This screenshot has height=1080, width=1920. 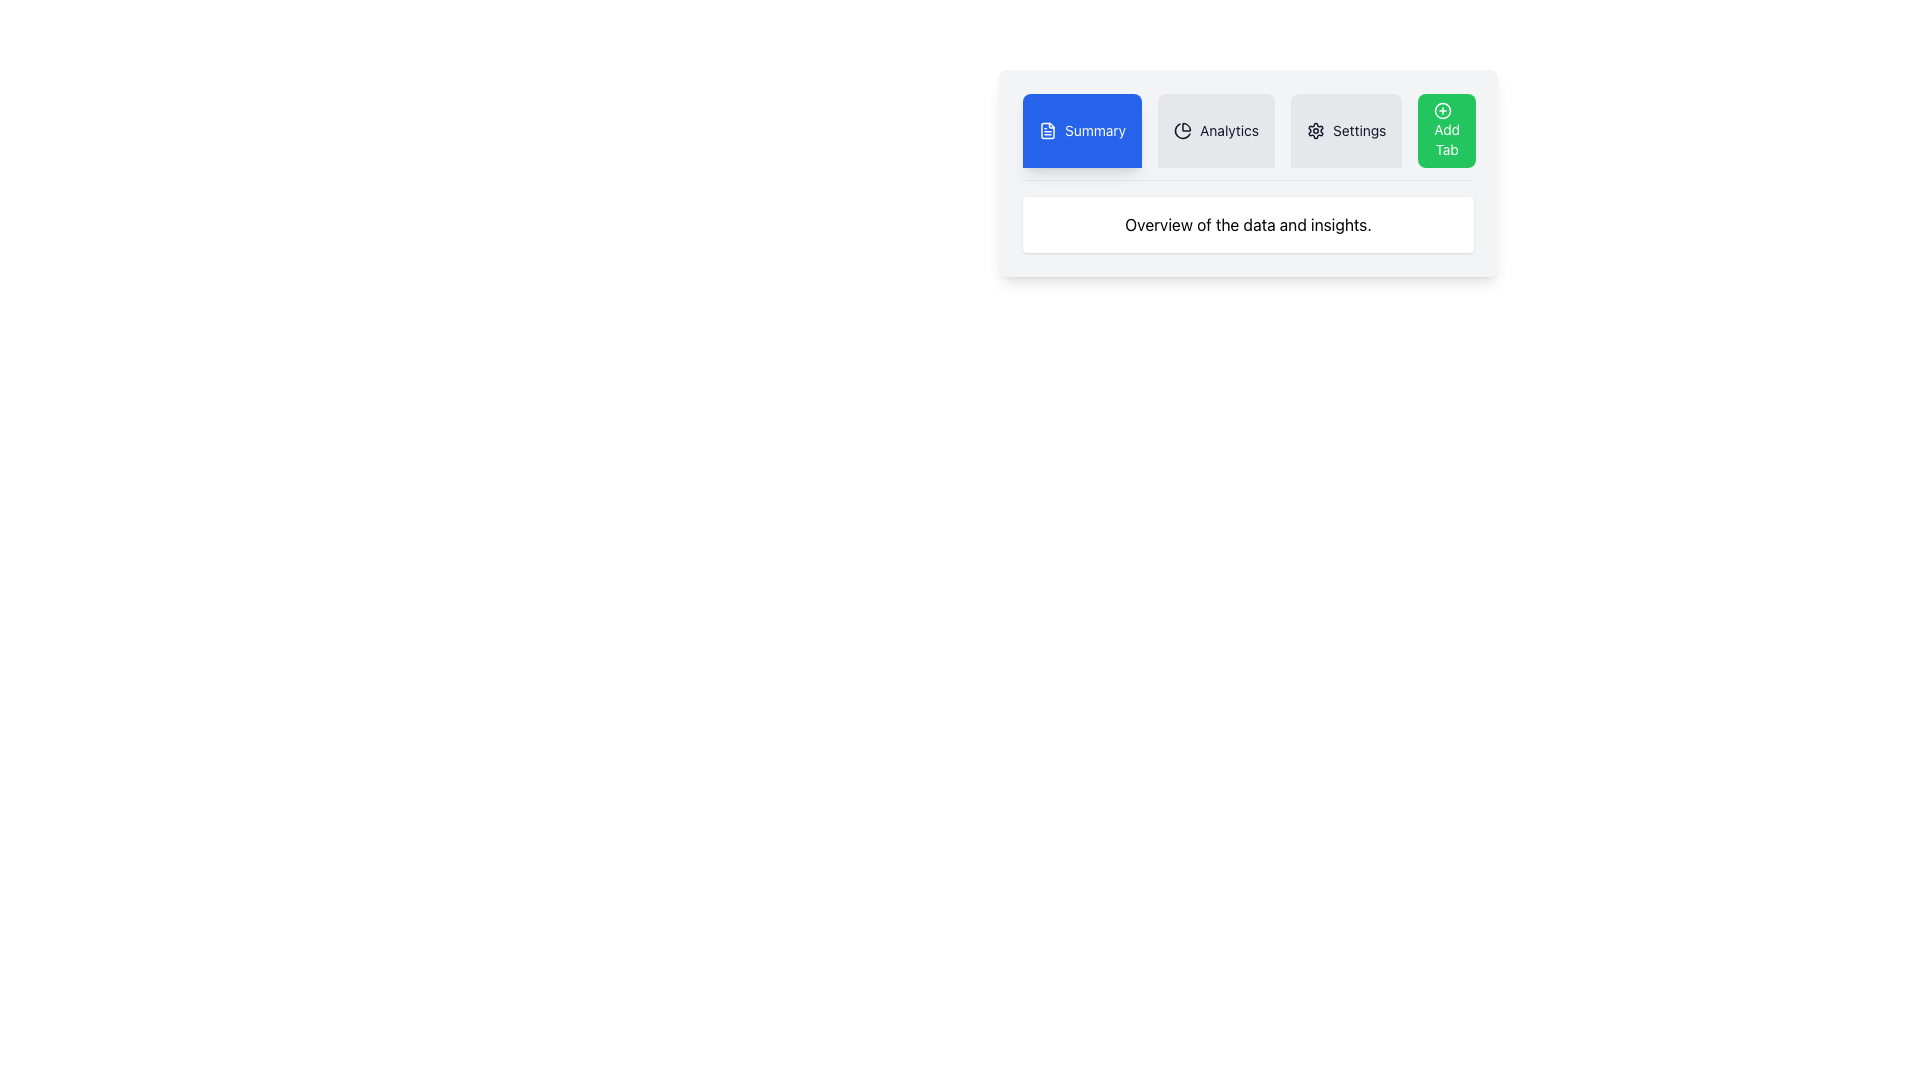 What do you see at coordinates (1183, 131) in the screenshot?
I see `the analytics icon located within the 'Analytics' button, which is the second button in a row of four buttons, positioned between the 'Summary' and 'Settings' buttons` at bounding box center [1183, 131].